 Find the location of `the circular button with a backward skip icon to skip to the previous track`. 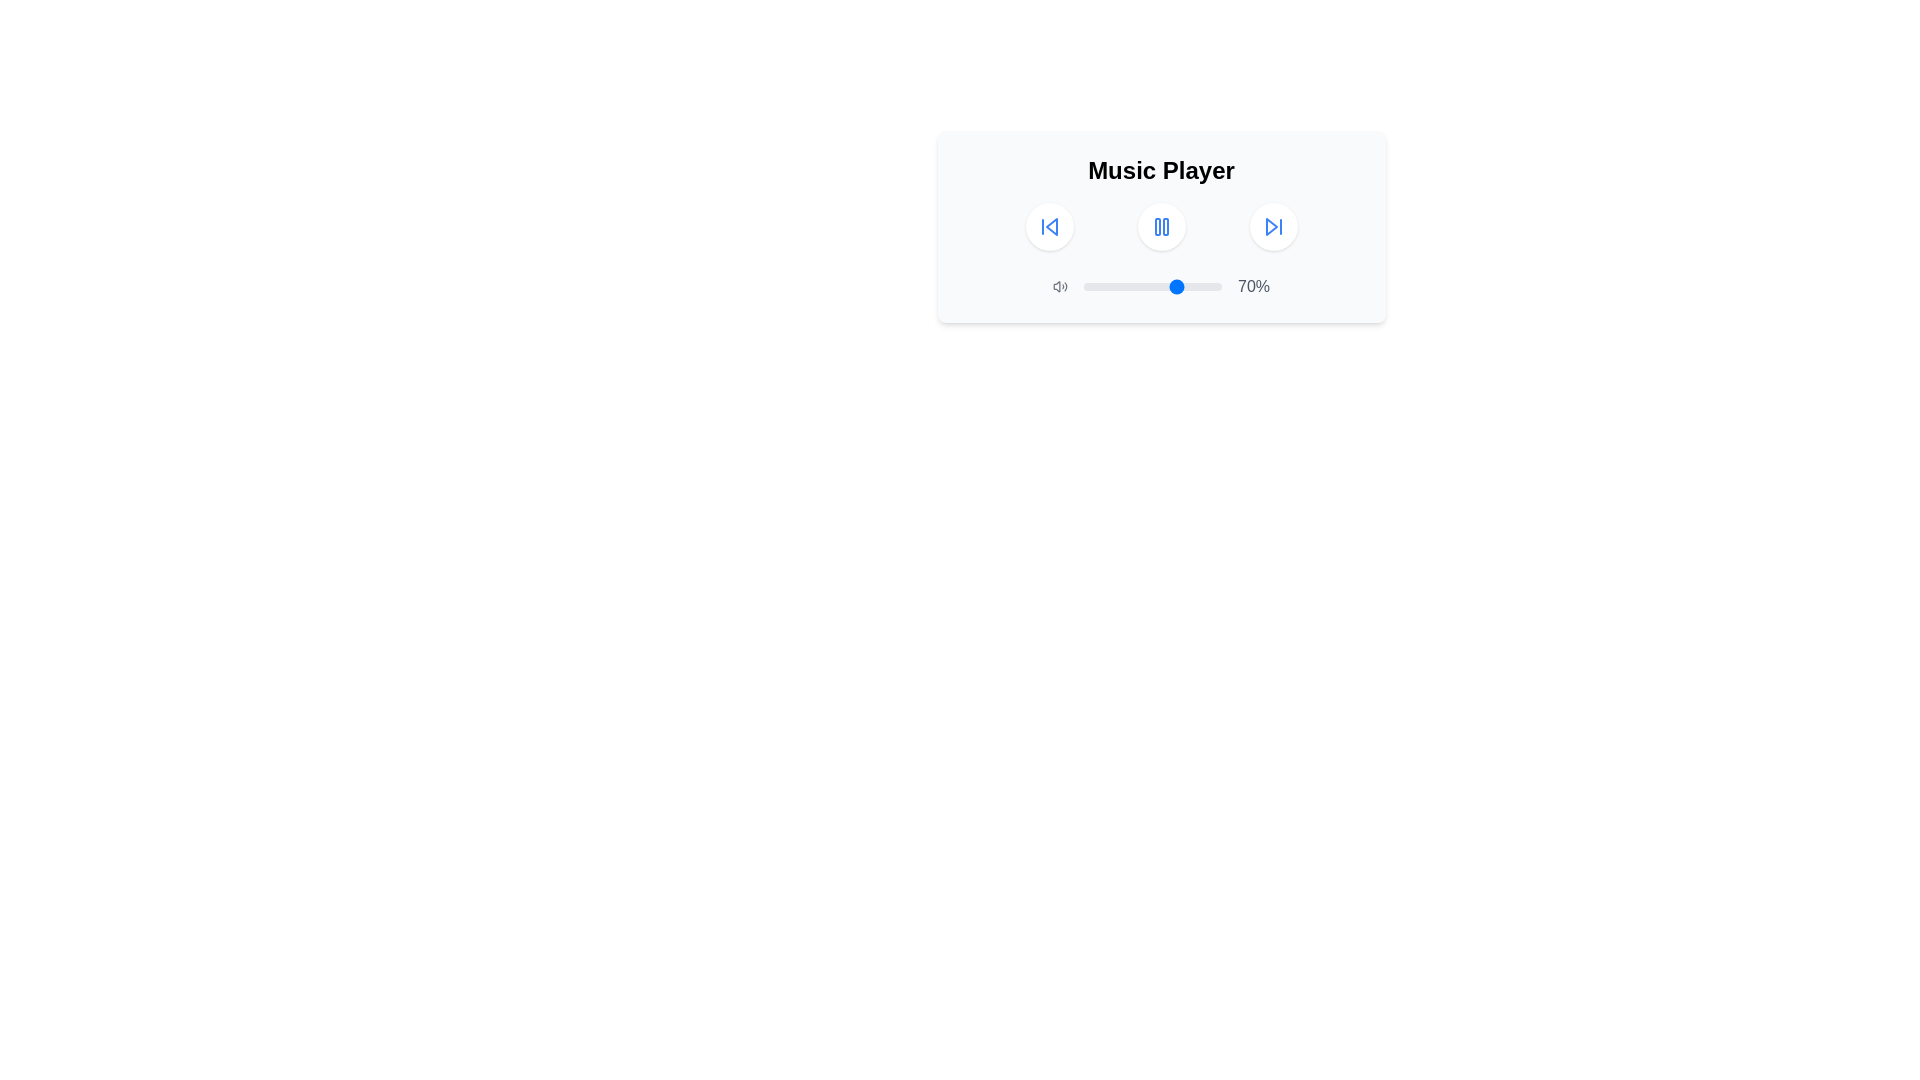

the circular button with a backward skip icon to skip to the previous track is located at coordinates (1048, 226).